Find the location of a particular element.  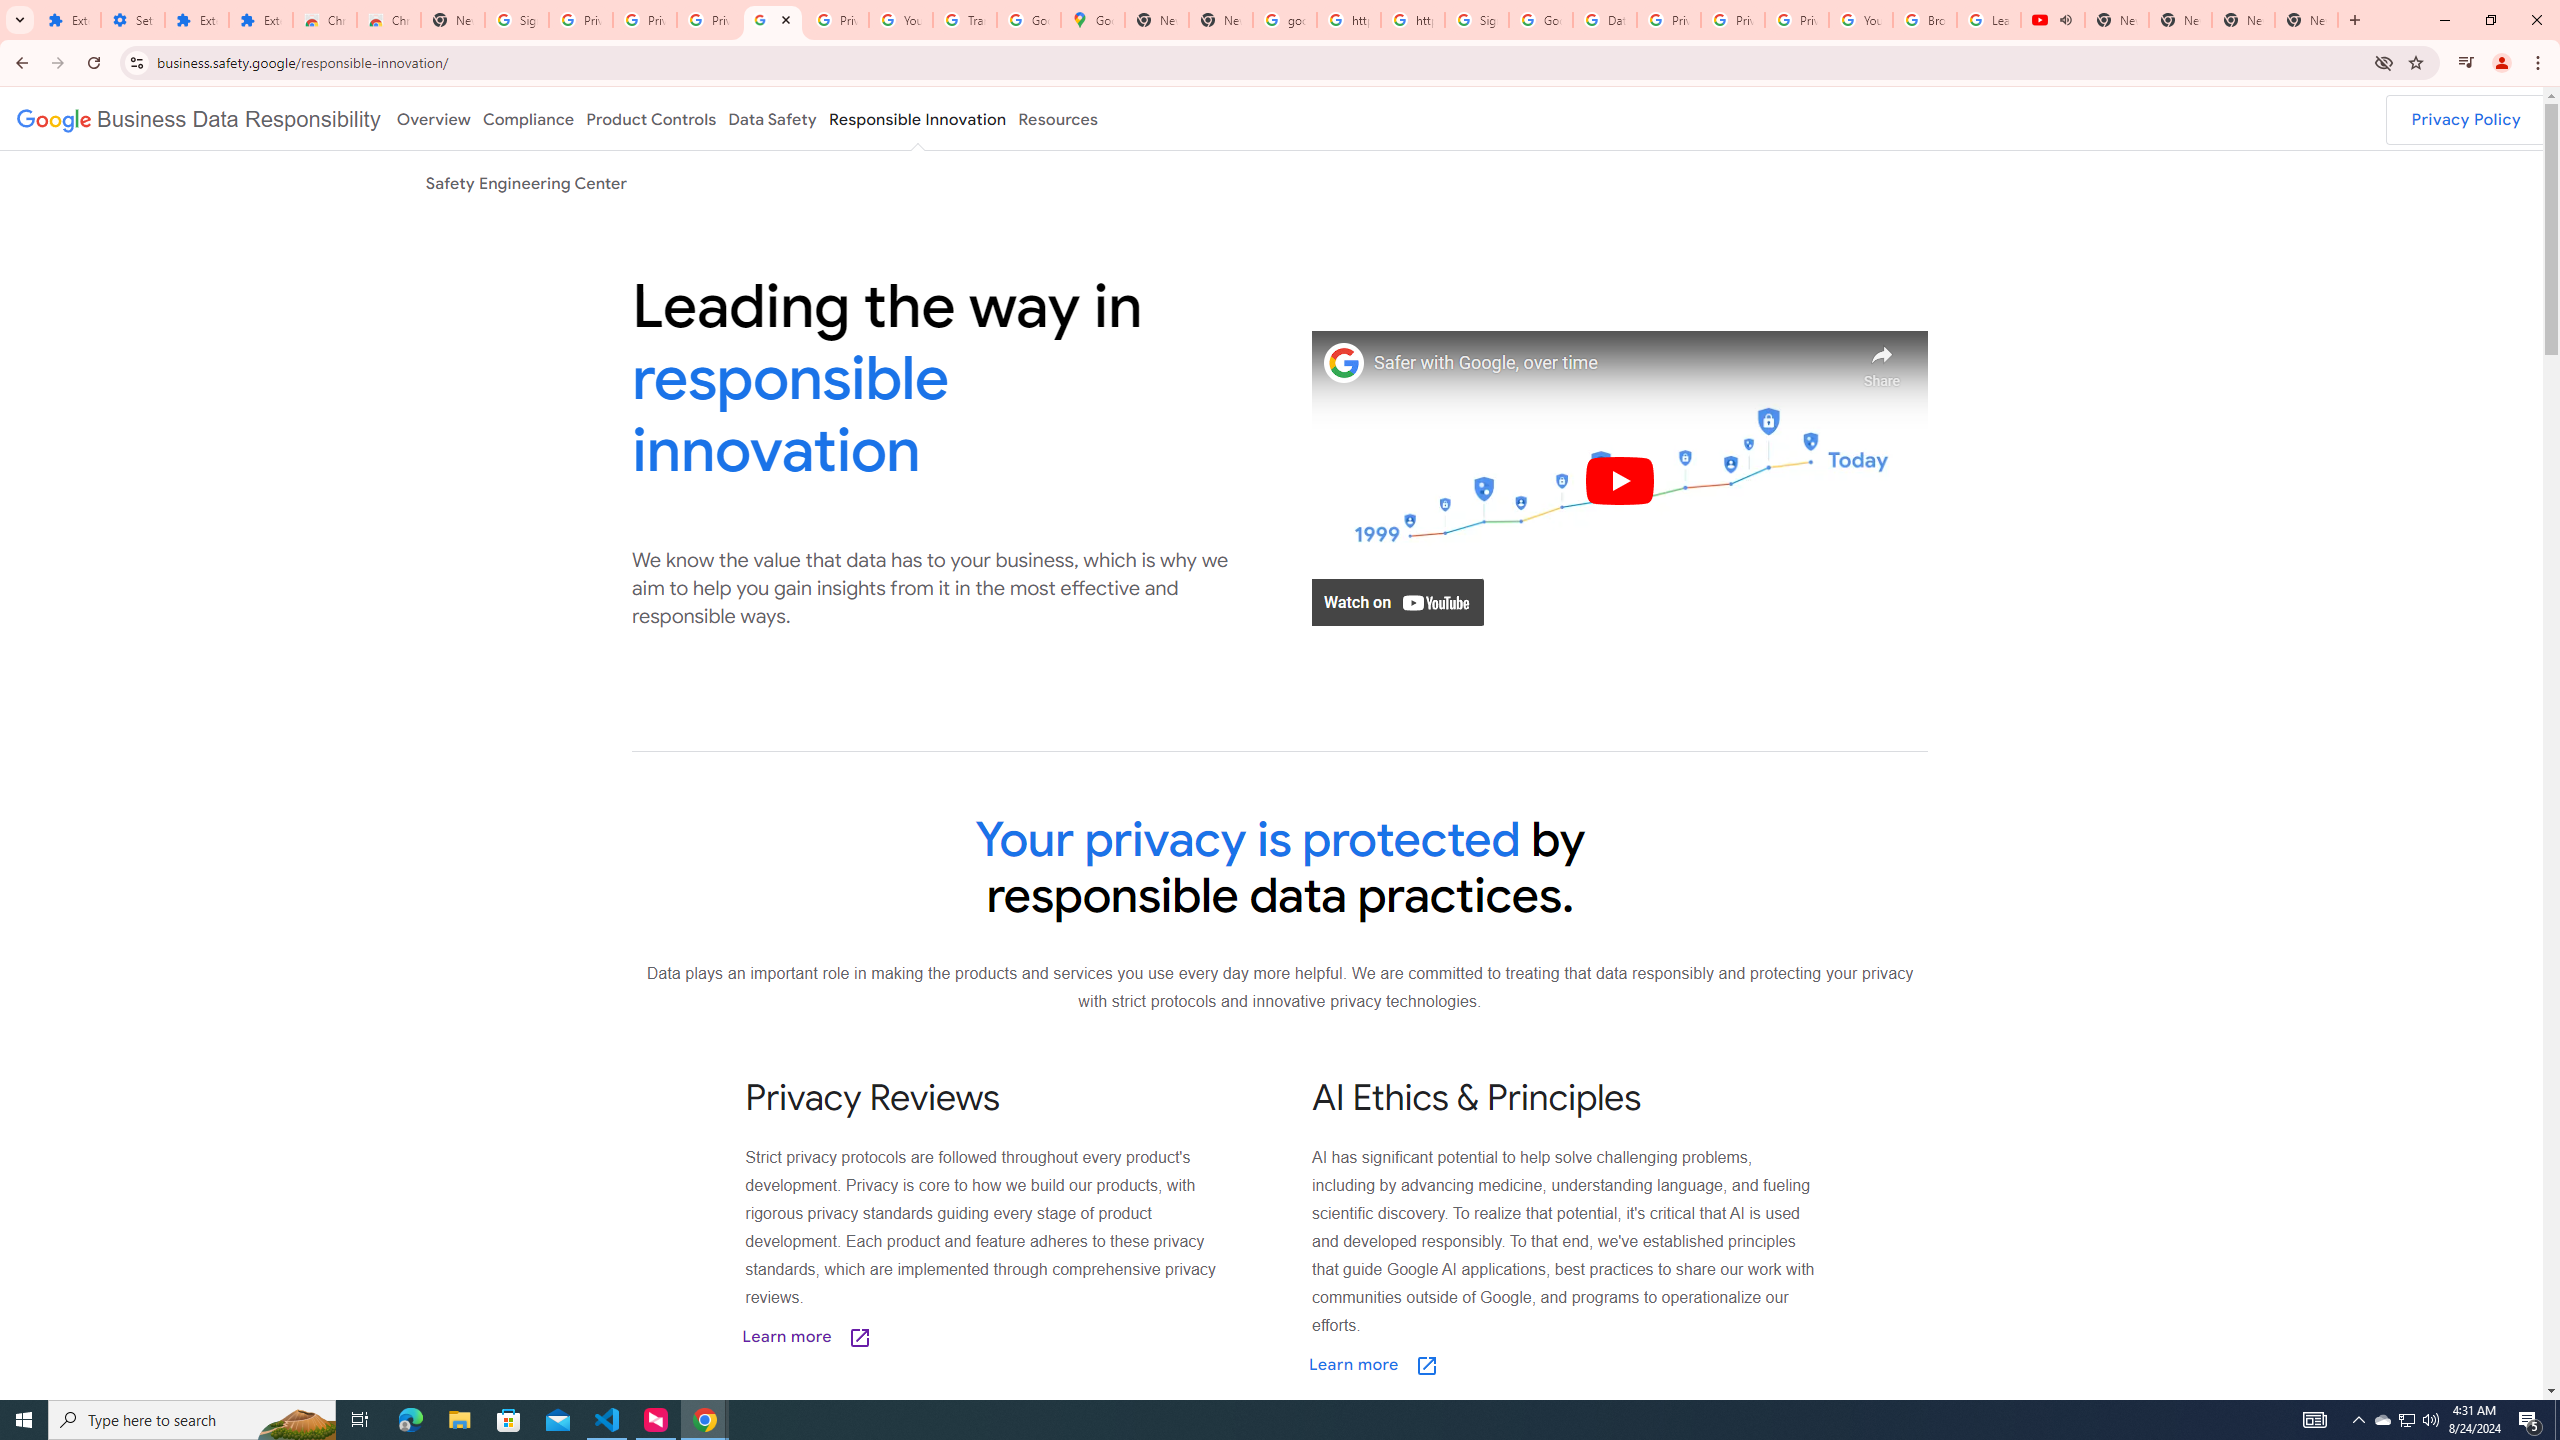

'Settings' is located at coordinates (133, 19).